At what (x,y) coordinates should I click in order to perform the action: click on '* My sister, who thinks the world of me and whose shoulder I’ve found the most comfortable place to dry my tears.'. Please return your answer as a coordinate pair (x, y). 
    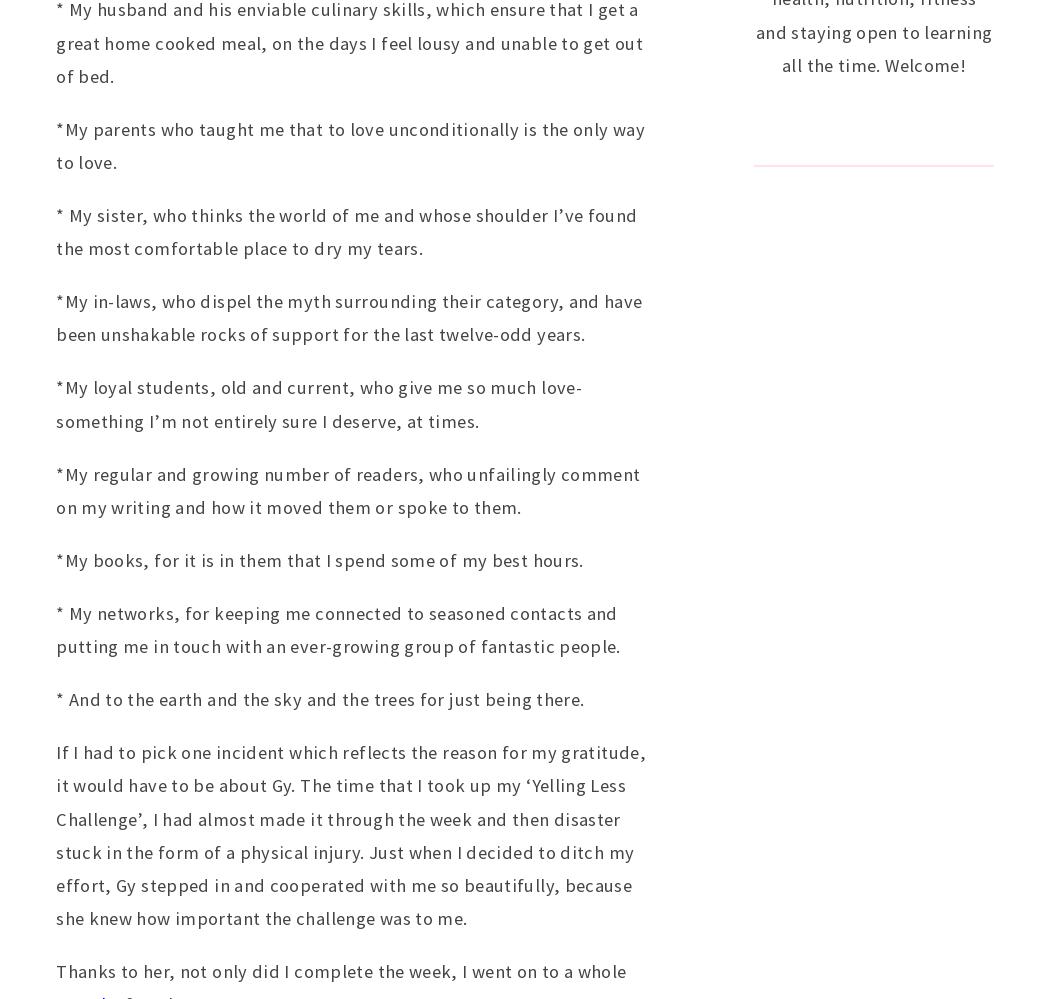
    Looking at the image, I should click on (345, 231).